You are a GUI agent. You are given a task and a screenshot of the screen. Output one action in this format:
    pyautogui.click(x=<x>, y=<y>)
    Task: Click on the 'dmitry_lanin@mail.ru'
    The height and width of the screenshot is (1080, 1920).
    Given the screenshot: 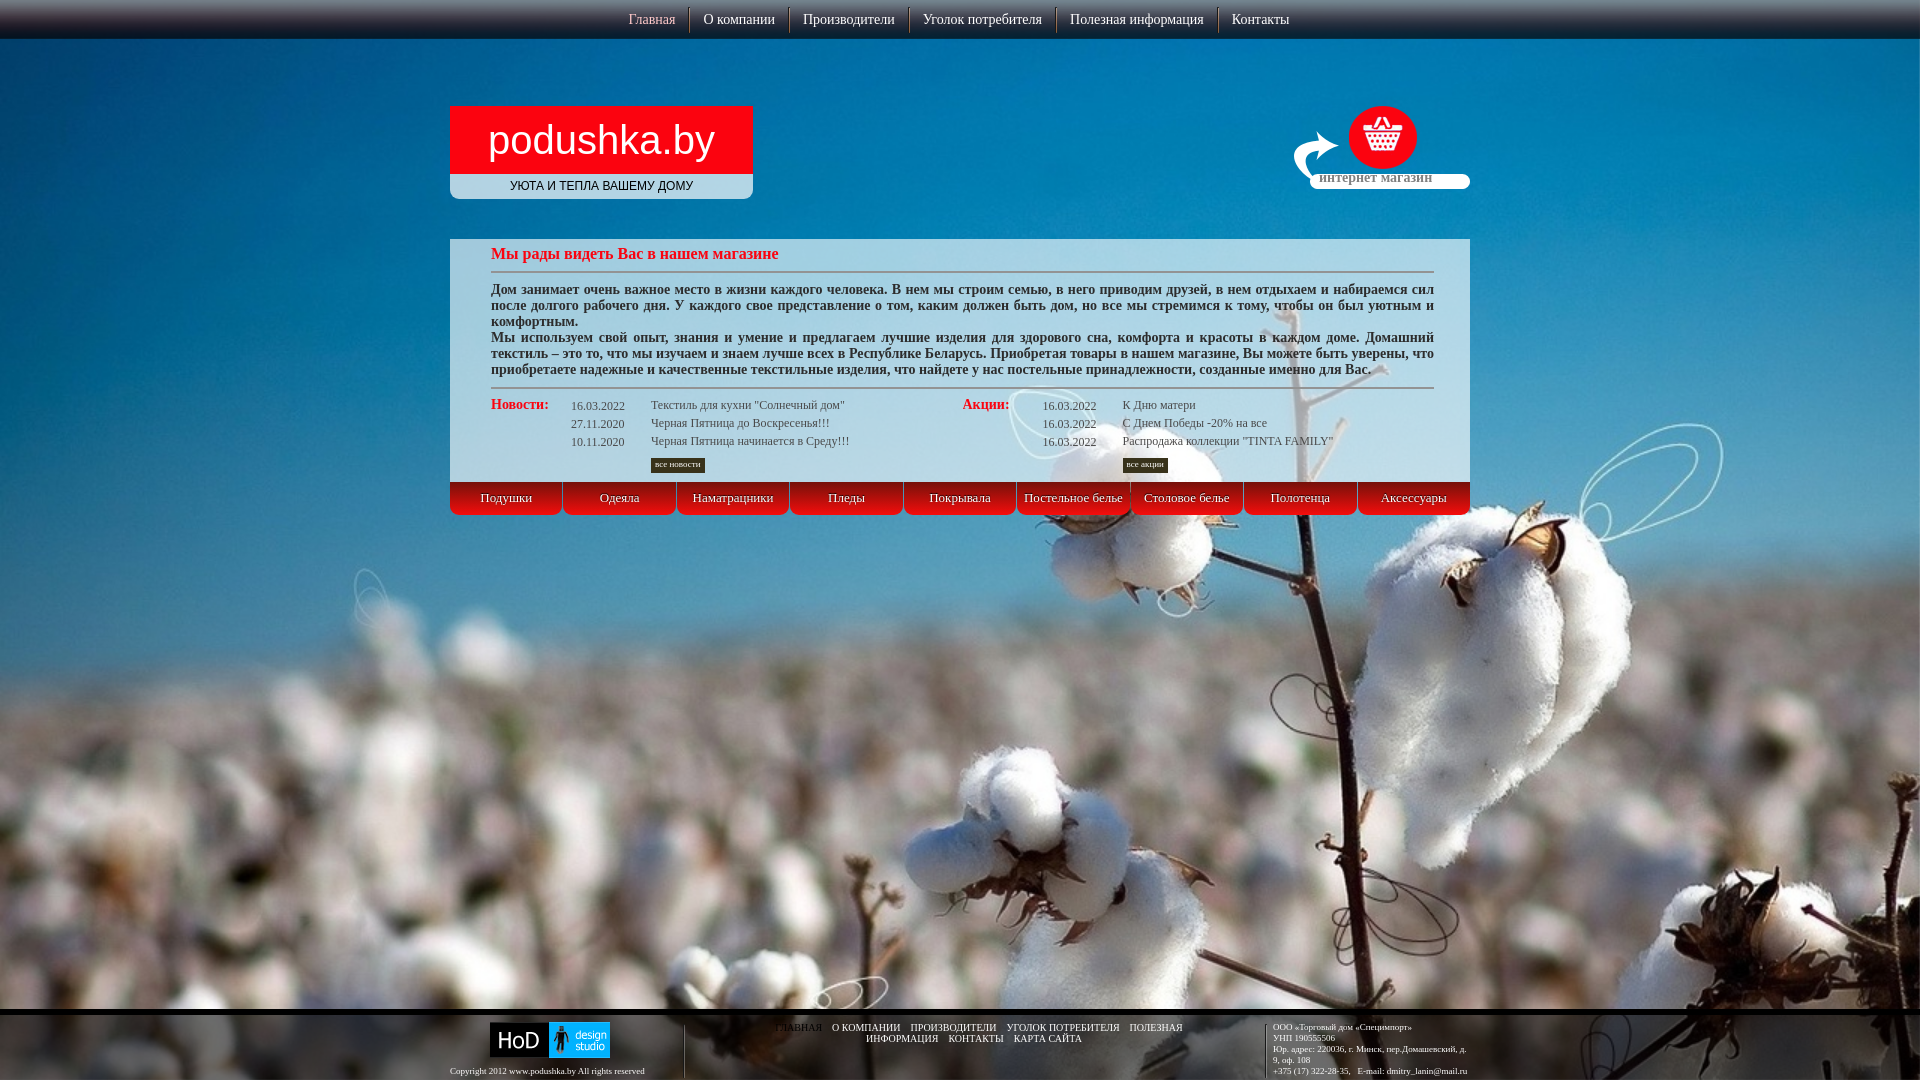 What is the action you would take?
    pyautogui.click(x=1426, y=1070)
    